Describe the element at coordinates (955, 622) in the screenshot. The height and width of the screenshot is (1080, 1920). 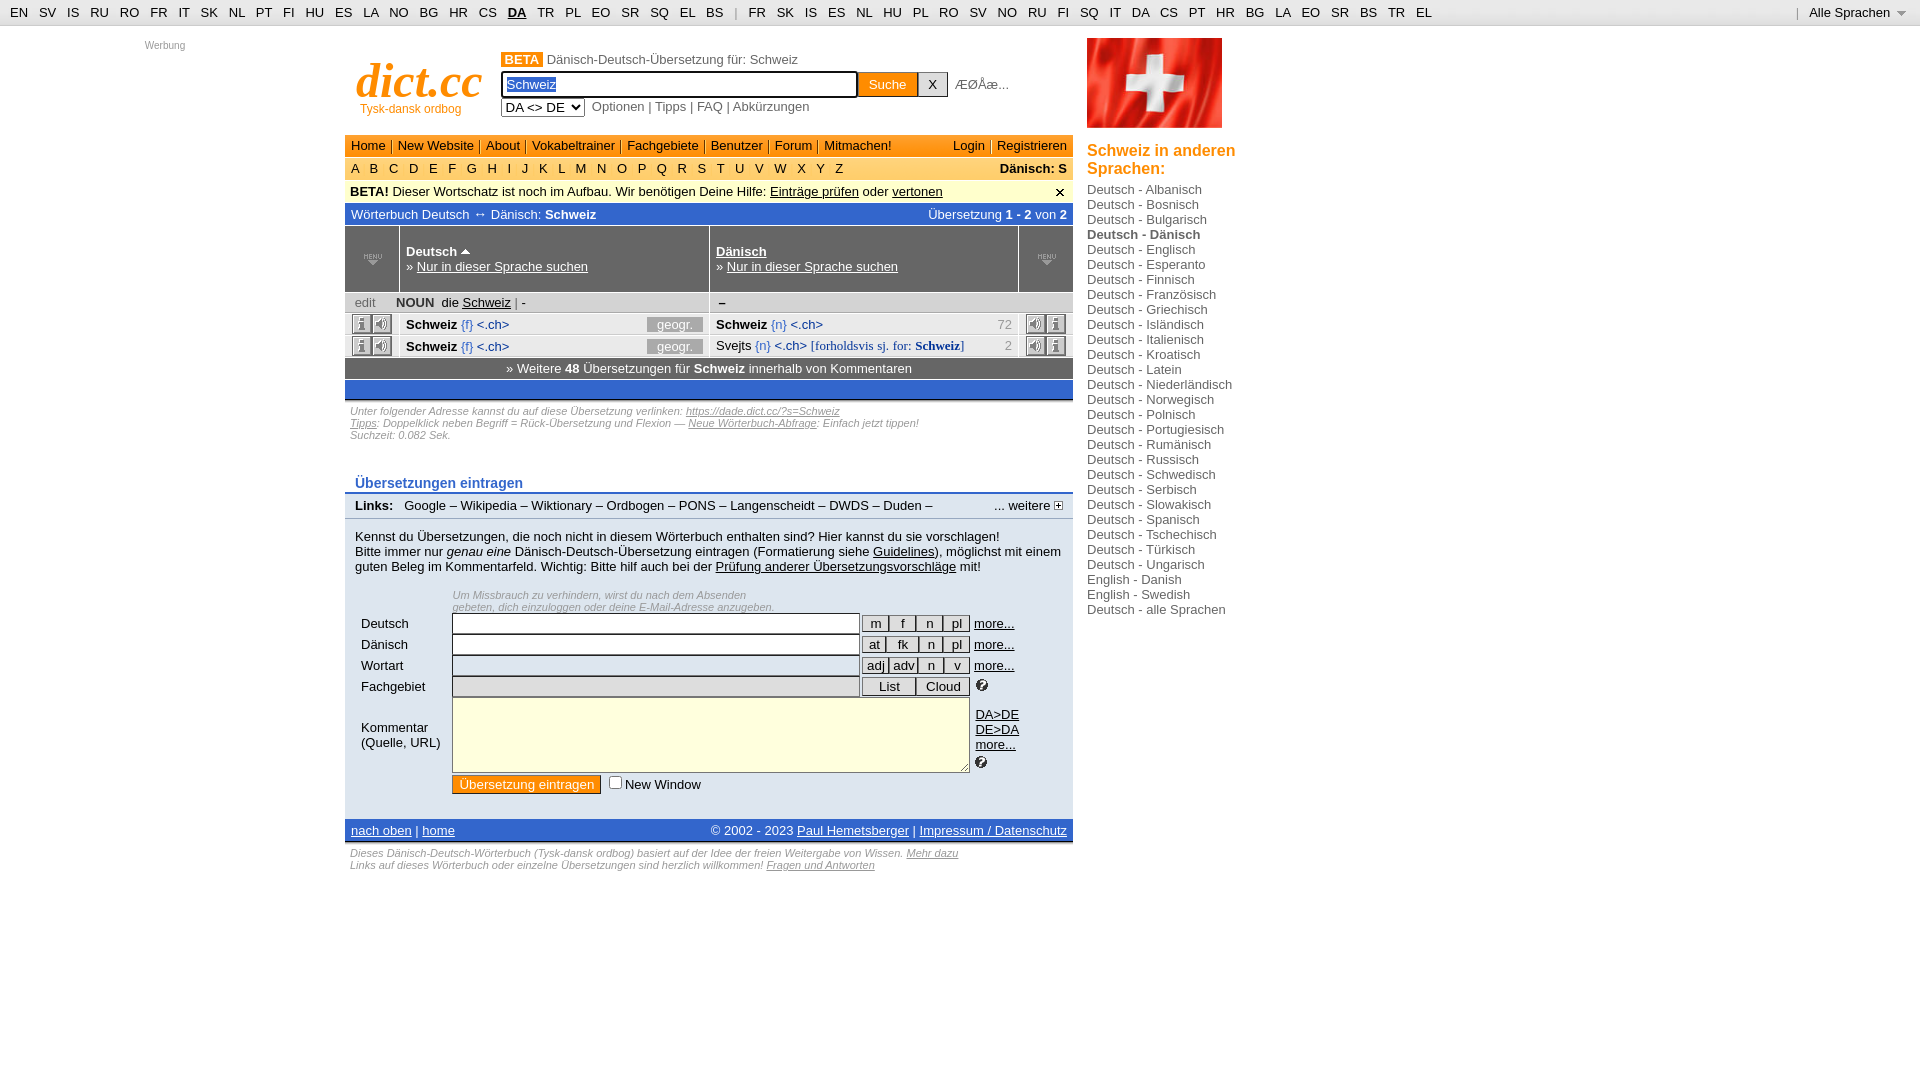
I see `'pl'` at that location.